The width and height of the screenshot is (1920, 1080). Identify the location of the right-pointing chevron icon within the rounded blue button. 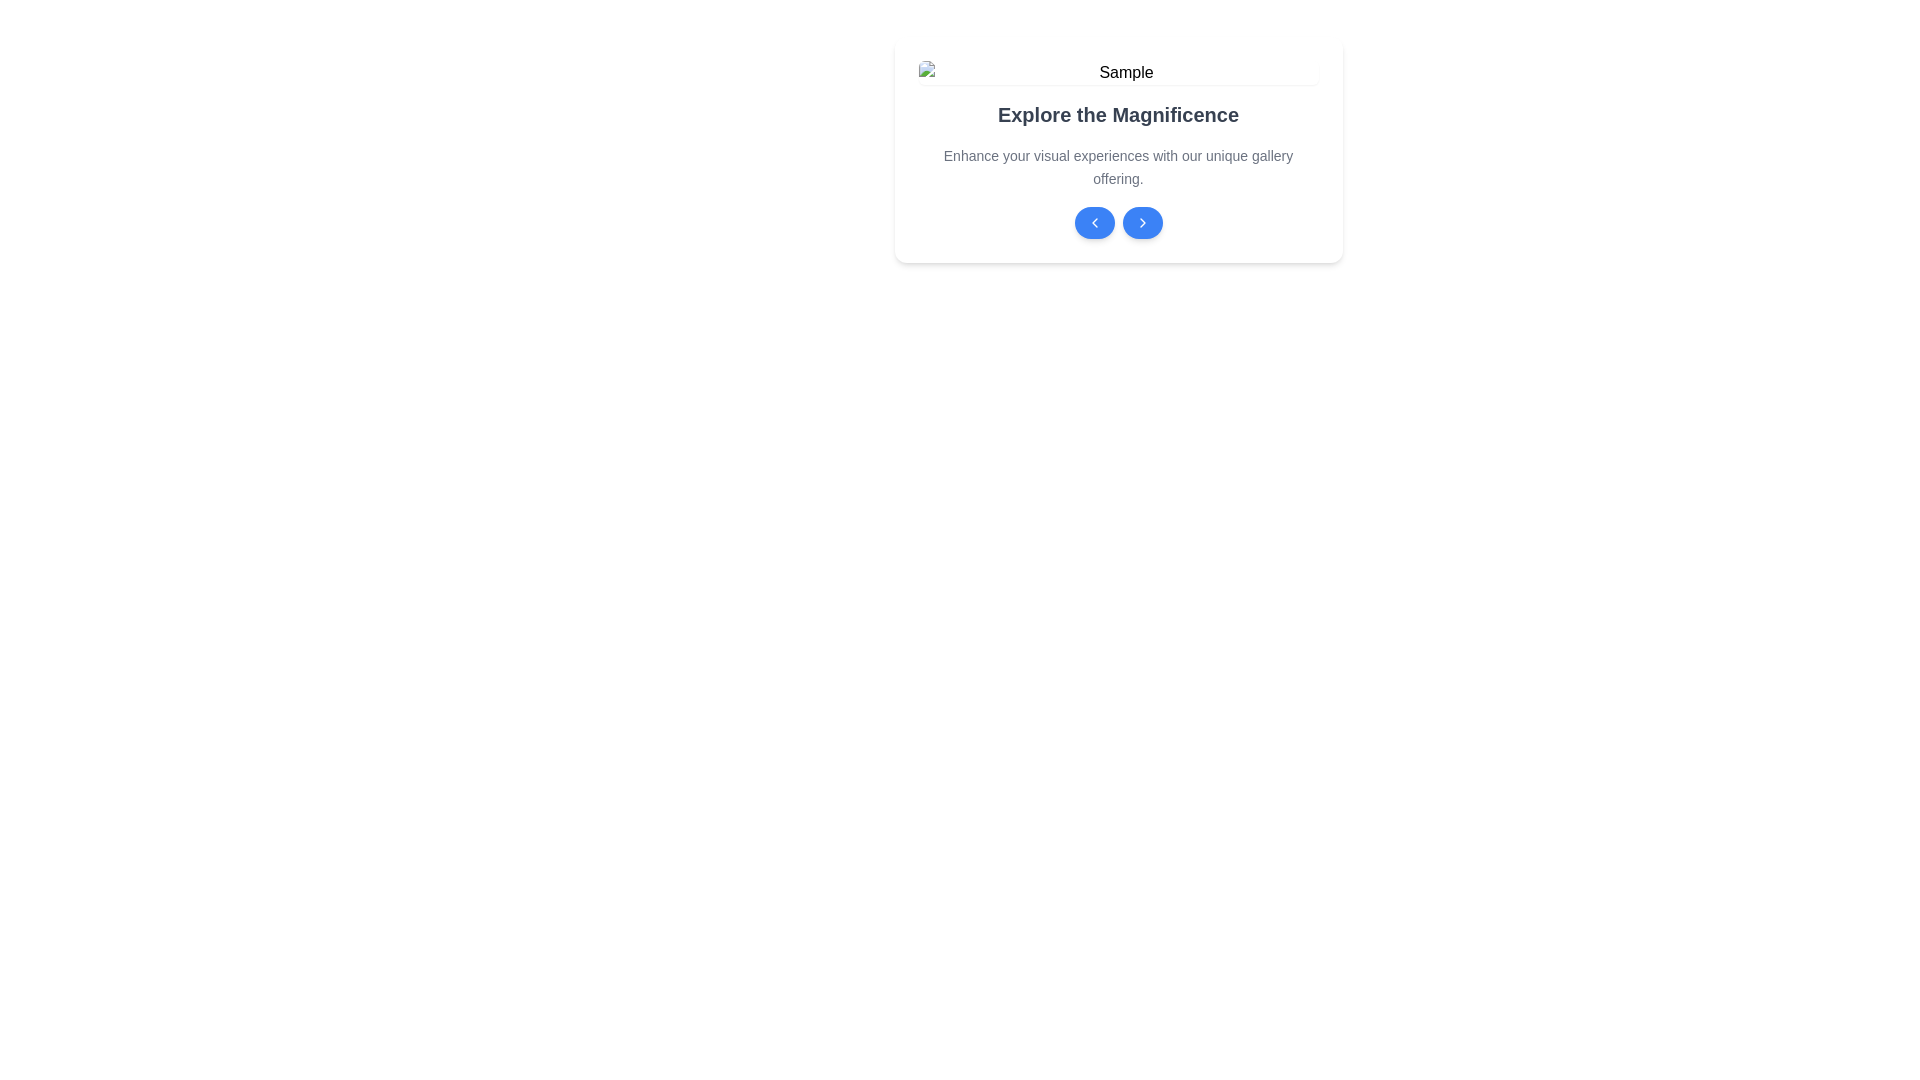
(1142, 222).